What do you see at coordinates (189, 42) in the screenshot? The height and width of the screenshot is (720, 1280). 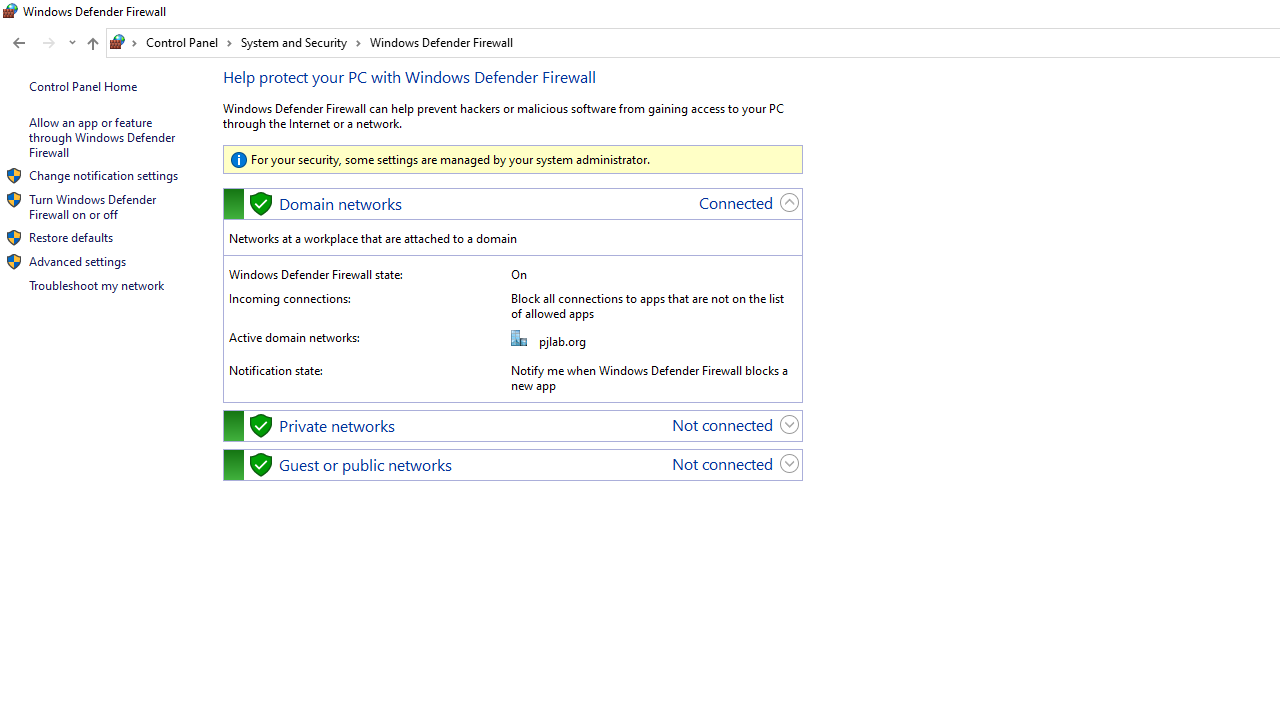 I see `'Control Panel'` at bounding box center [189, 42].